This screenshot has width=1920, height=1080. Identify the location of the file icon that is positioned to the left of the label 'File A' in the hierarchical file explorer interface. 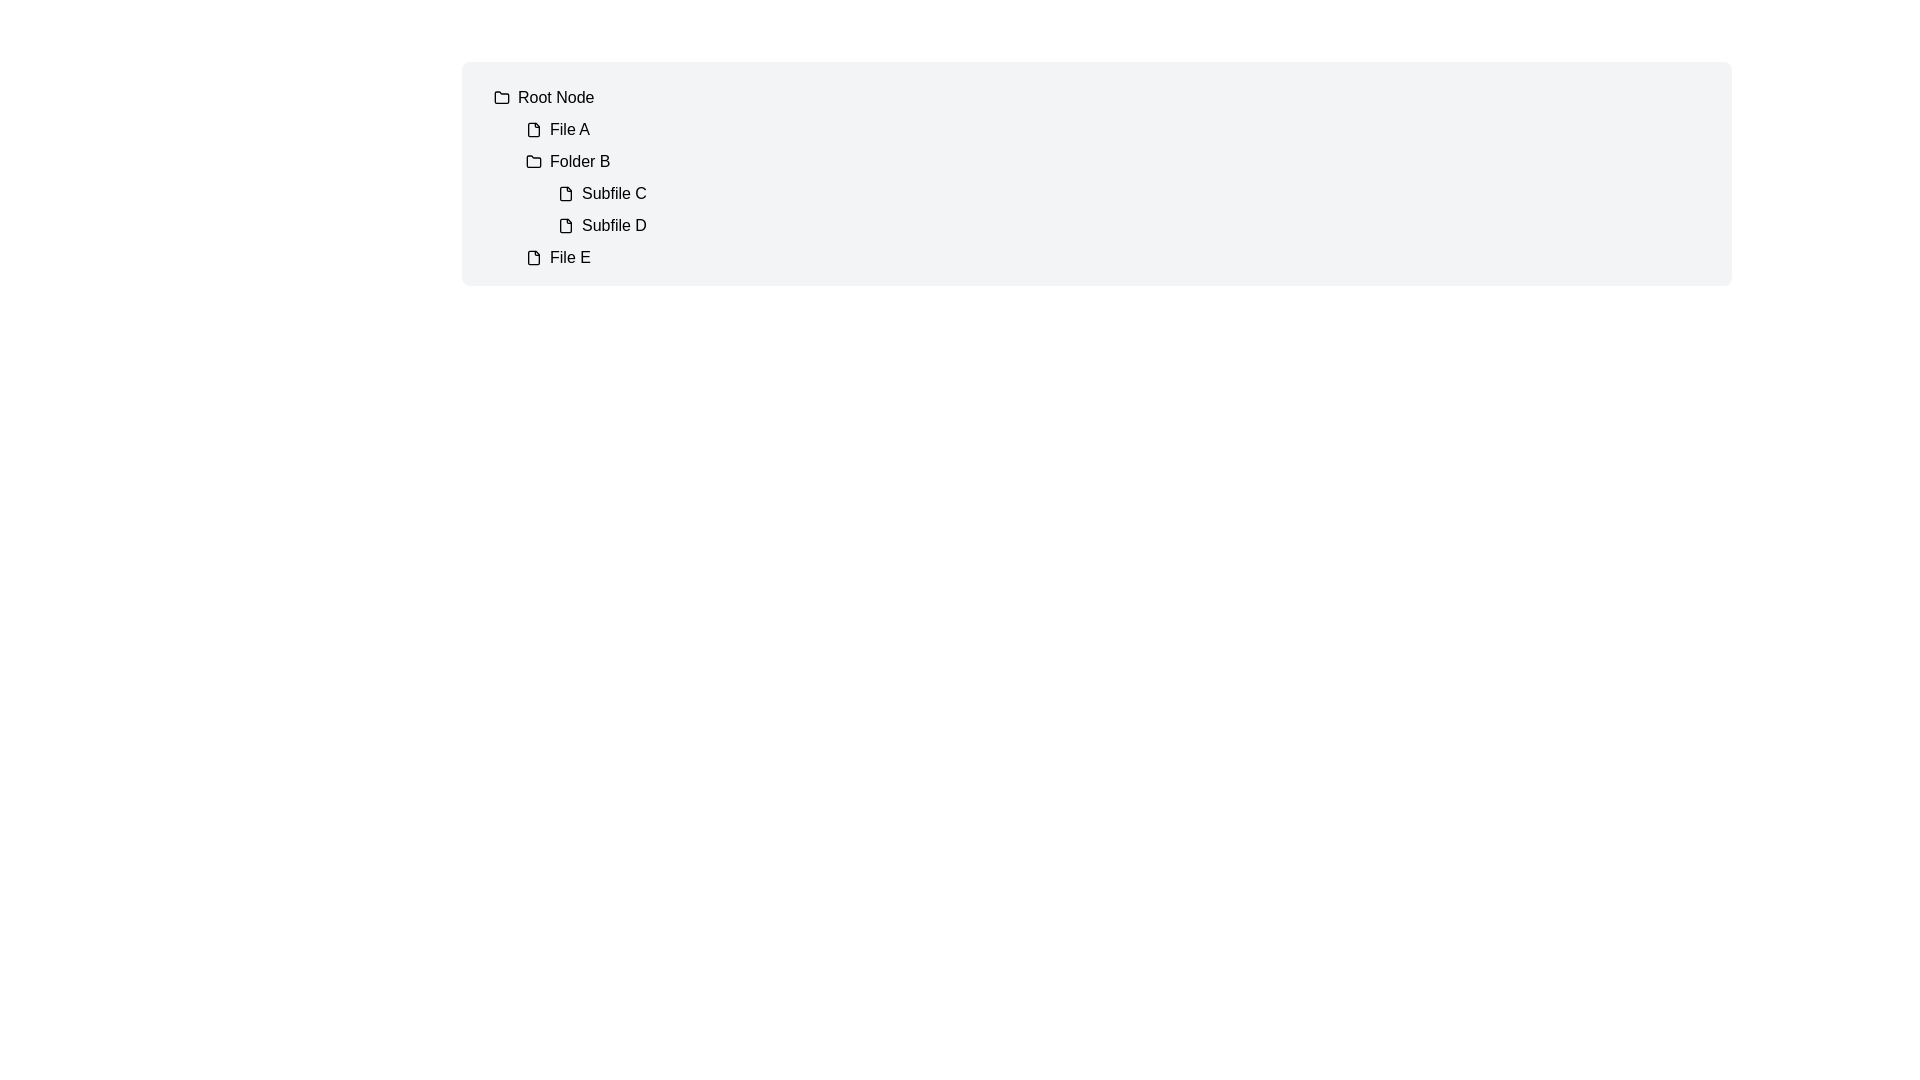
(533, 130).